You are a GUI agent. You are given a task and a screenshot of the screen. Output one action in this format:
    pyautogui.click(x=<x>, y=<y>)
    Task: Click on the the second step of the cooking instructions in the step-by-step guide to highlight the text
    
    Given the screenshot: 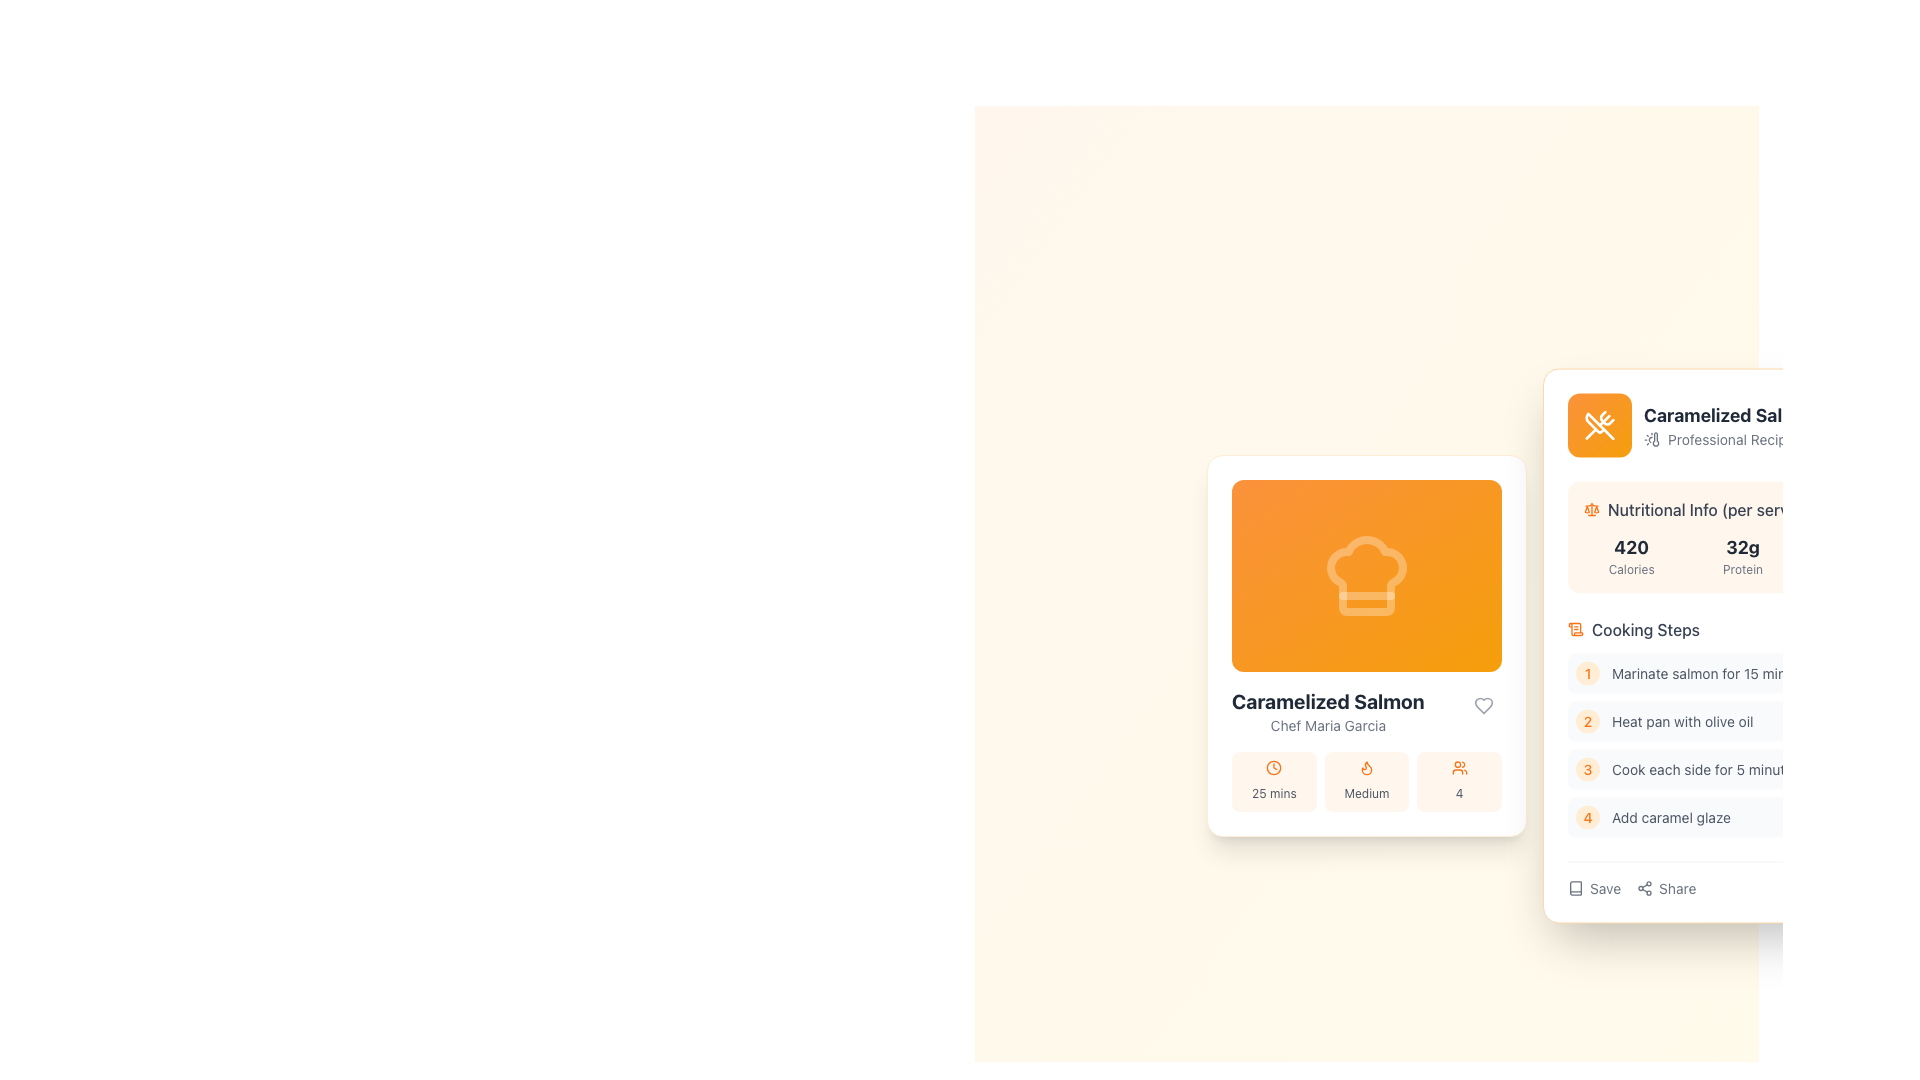 What is the action you would take?
    pyautogui.click(x=1741, y=727)
    